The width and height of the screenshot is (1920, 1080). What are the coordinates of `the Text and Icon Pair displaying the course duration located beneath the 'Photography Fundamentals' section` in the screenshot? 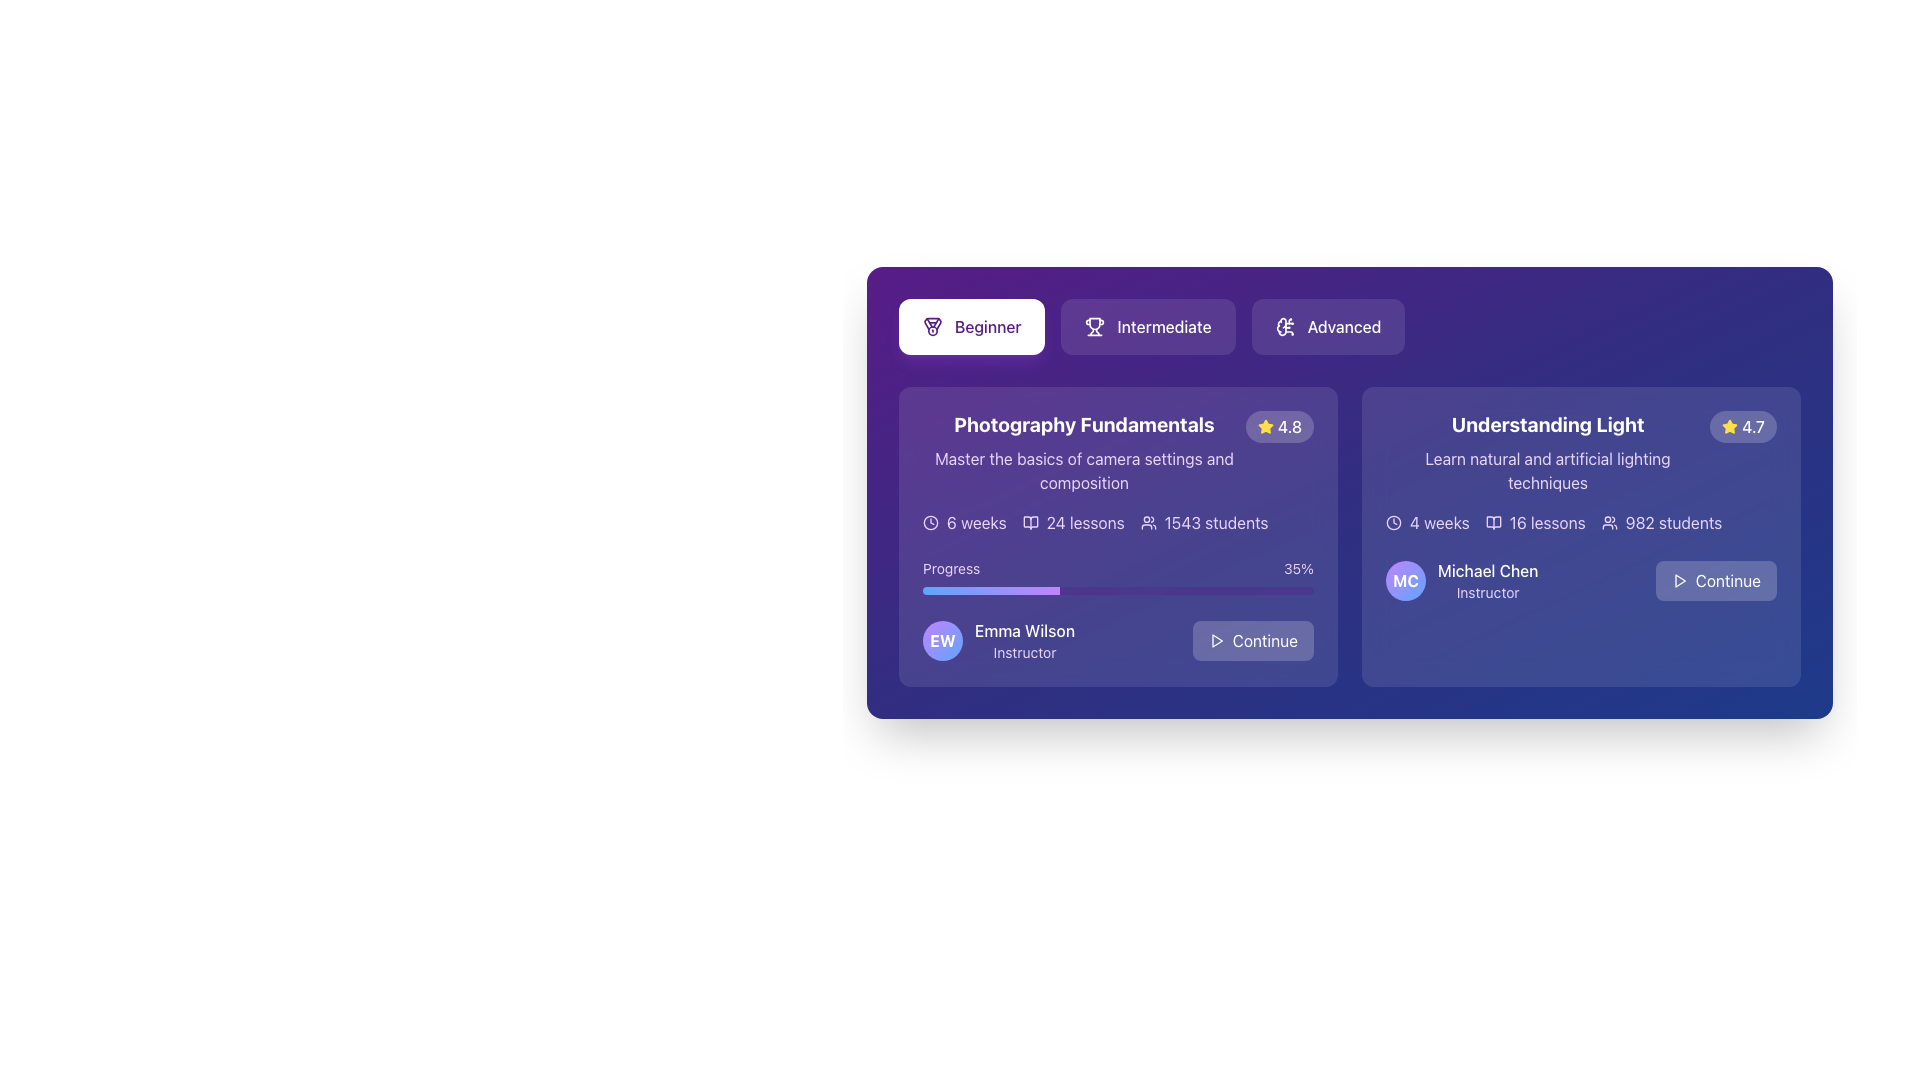 It's located at (964, 522).